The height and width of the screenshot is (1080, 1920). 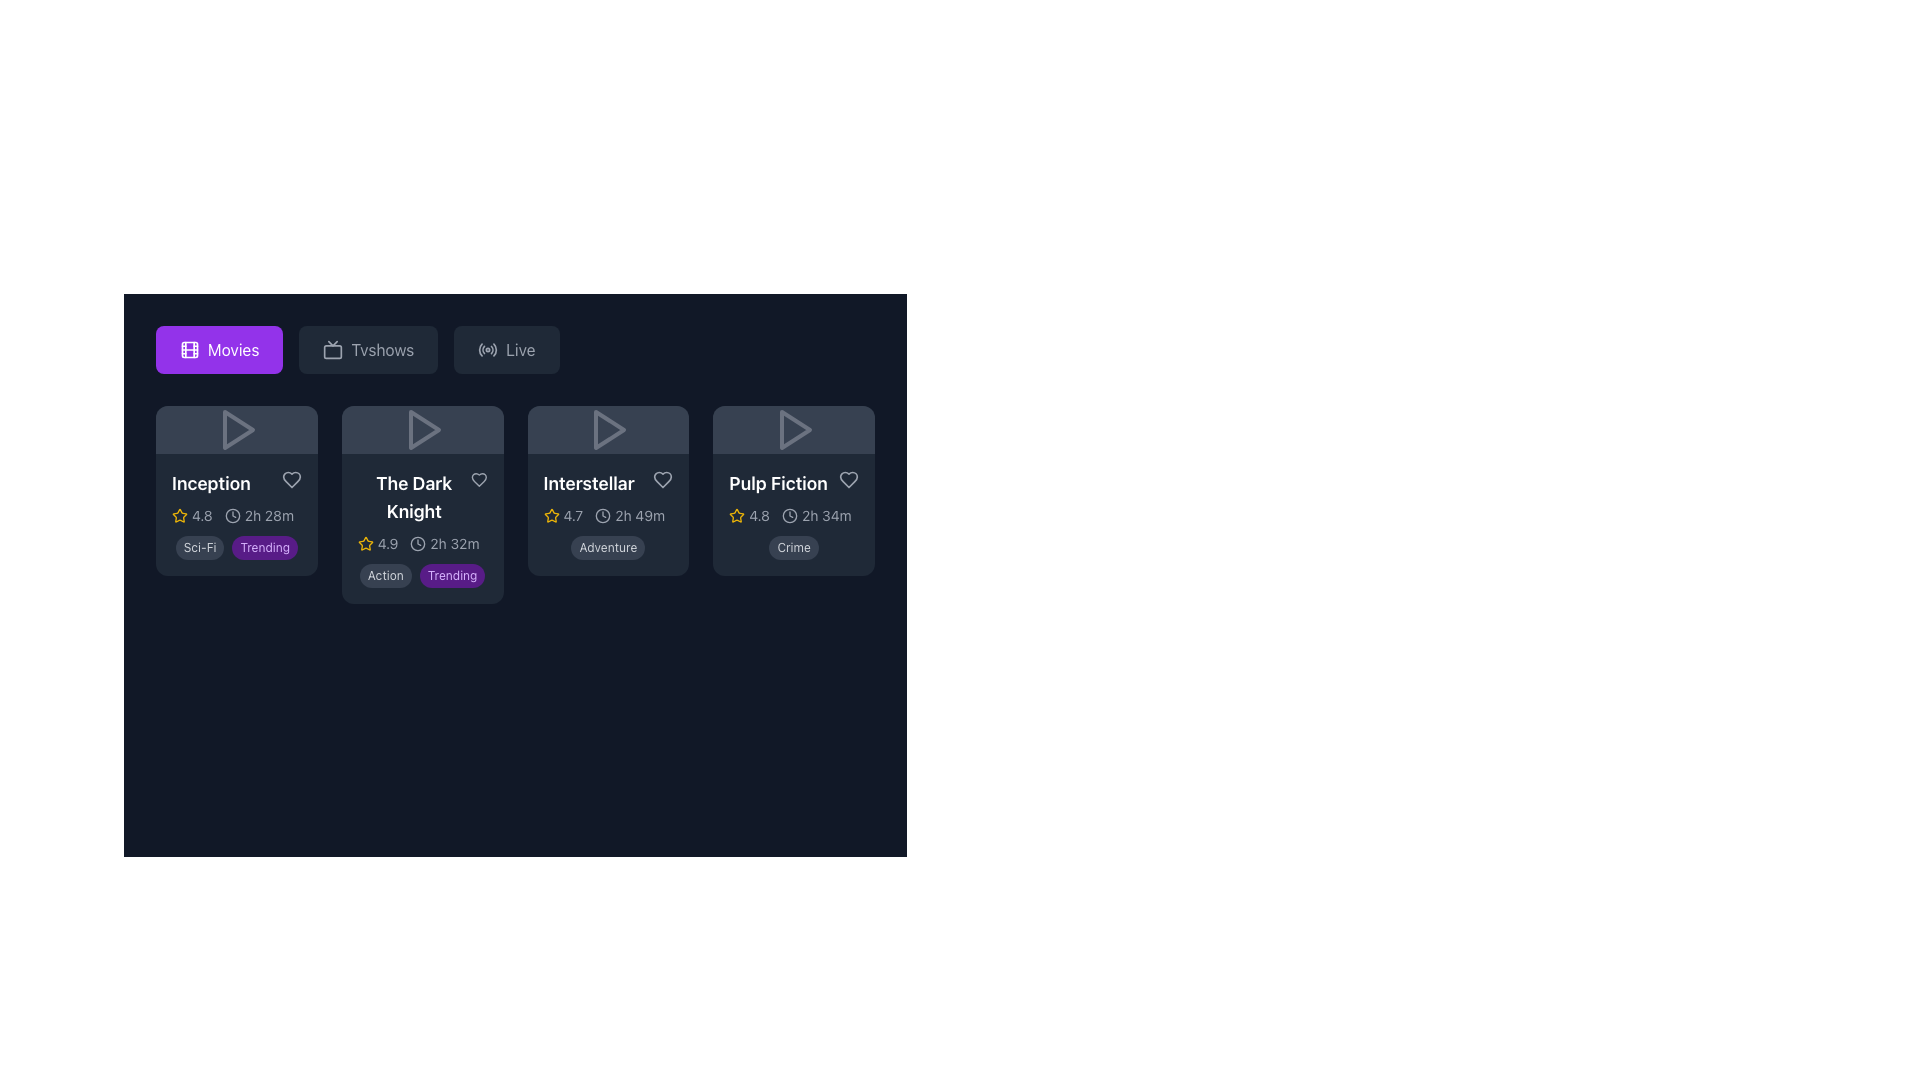 What do you see at coordinates (629, 515) in the screenshot?
I see `the informational label displaying '2h 49m' next to the genre label in the third movie card` at bounding box center [629, 515].